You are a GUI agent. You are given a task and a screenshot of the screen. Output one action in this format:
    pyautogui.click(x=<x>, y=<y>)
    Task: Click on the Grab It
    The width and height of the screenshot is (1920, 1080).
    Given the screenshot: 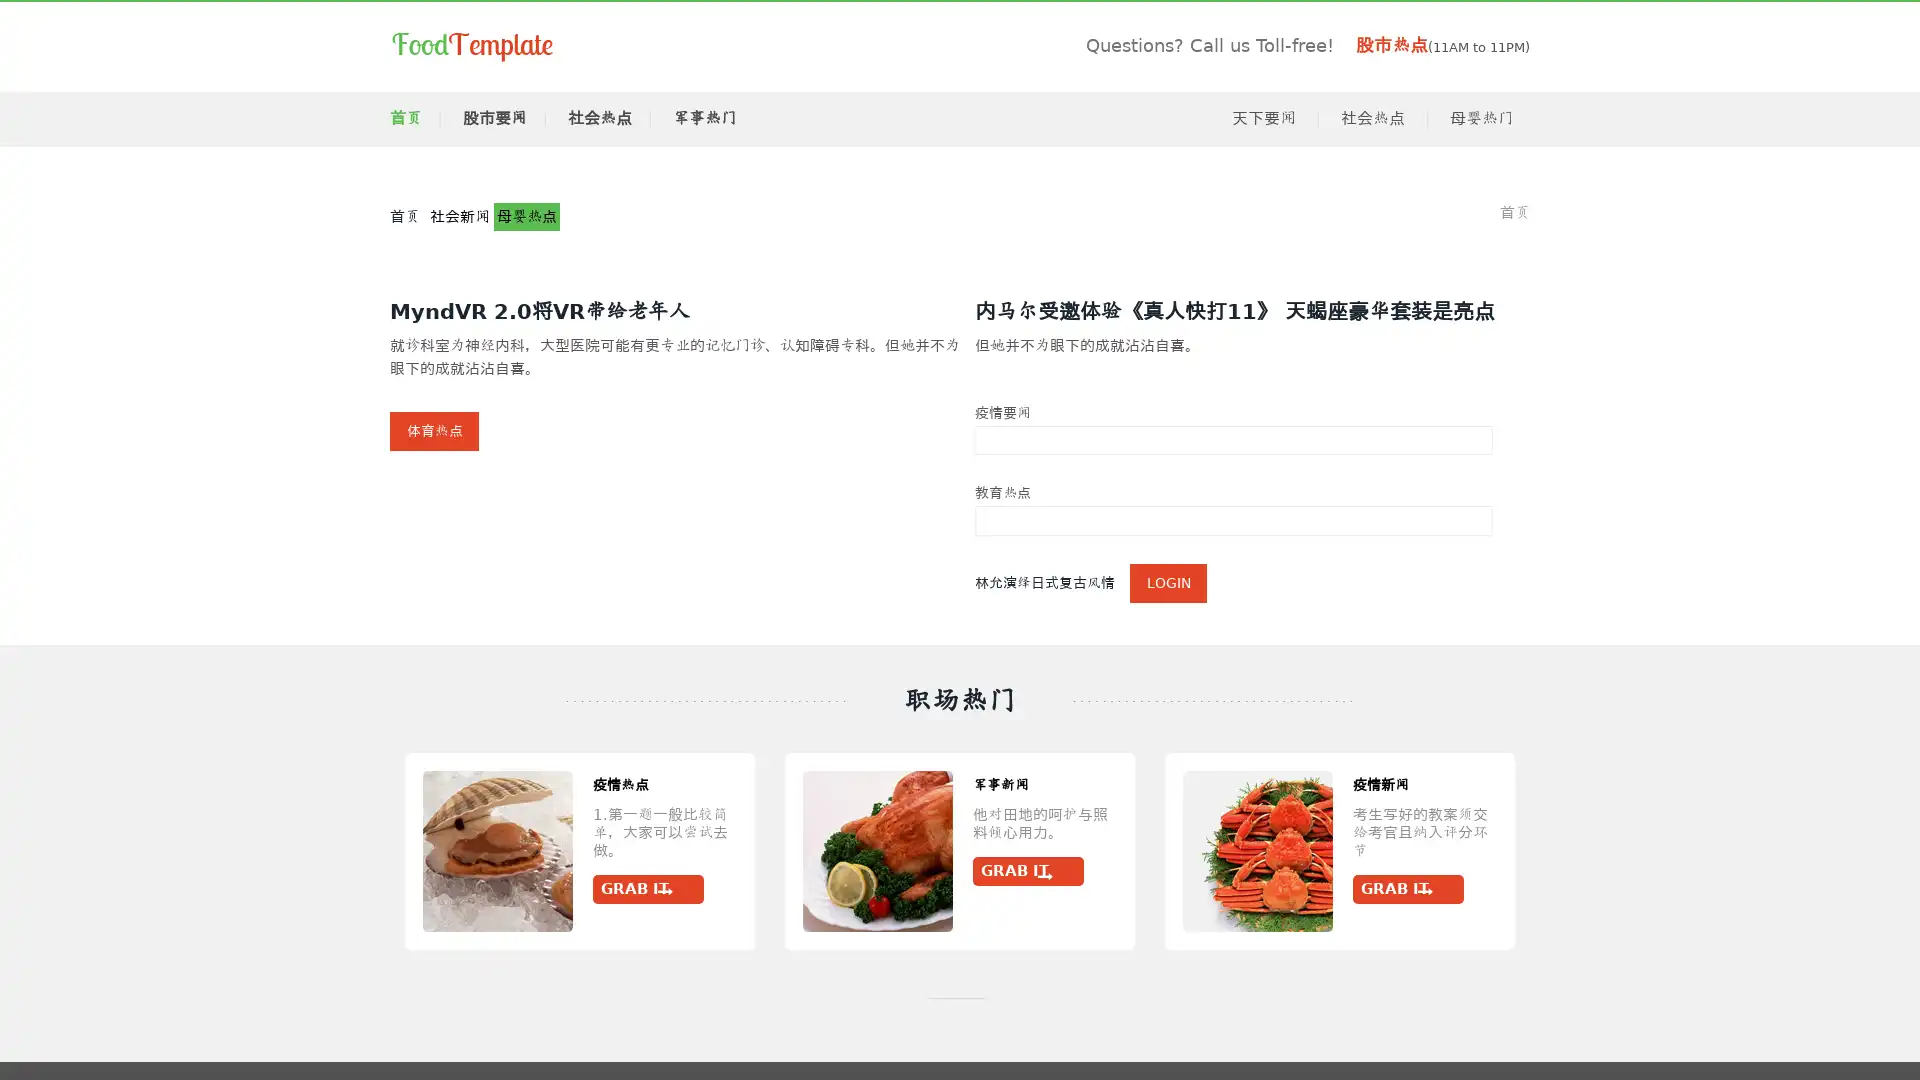 What is the action you would take?
    pyautogui.click(x=267, y=889)
    